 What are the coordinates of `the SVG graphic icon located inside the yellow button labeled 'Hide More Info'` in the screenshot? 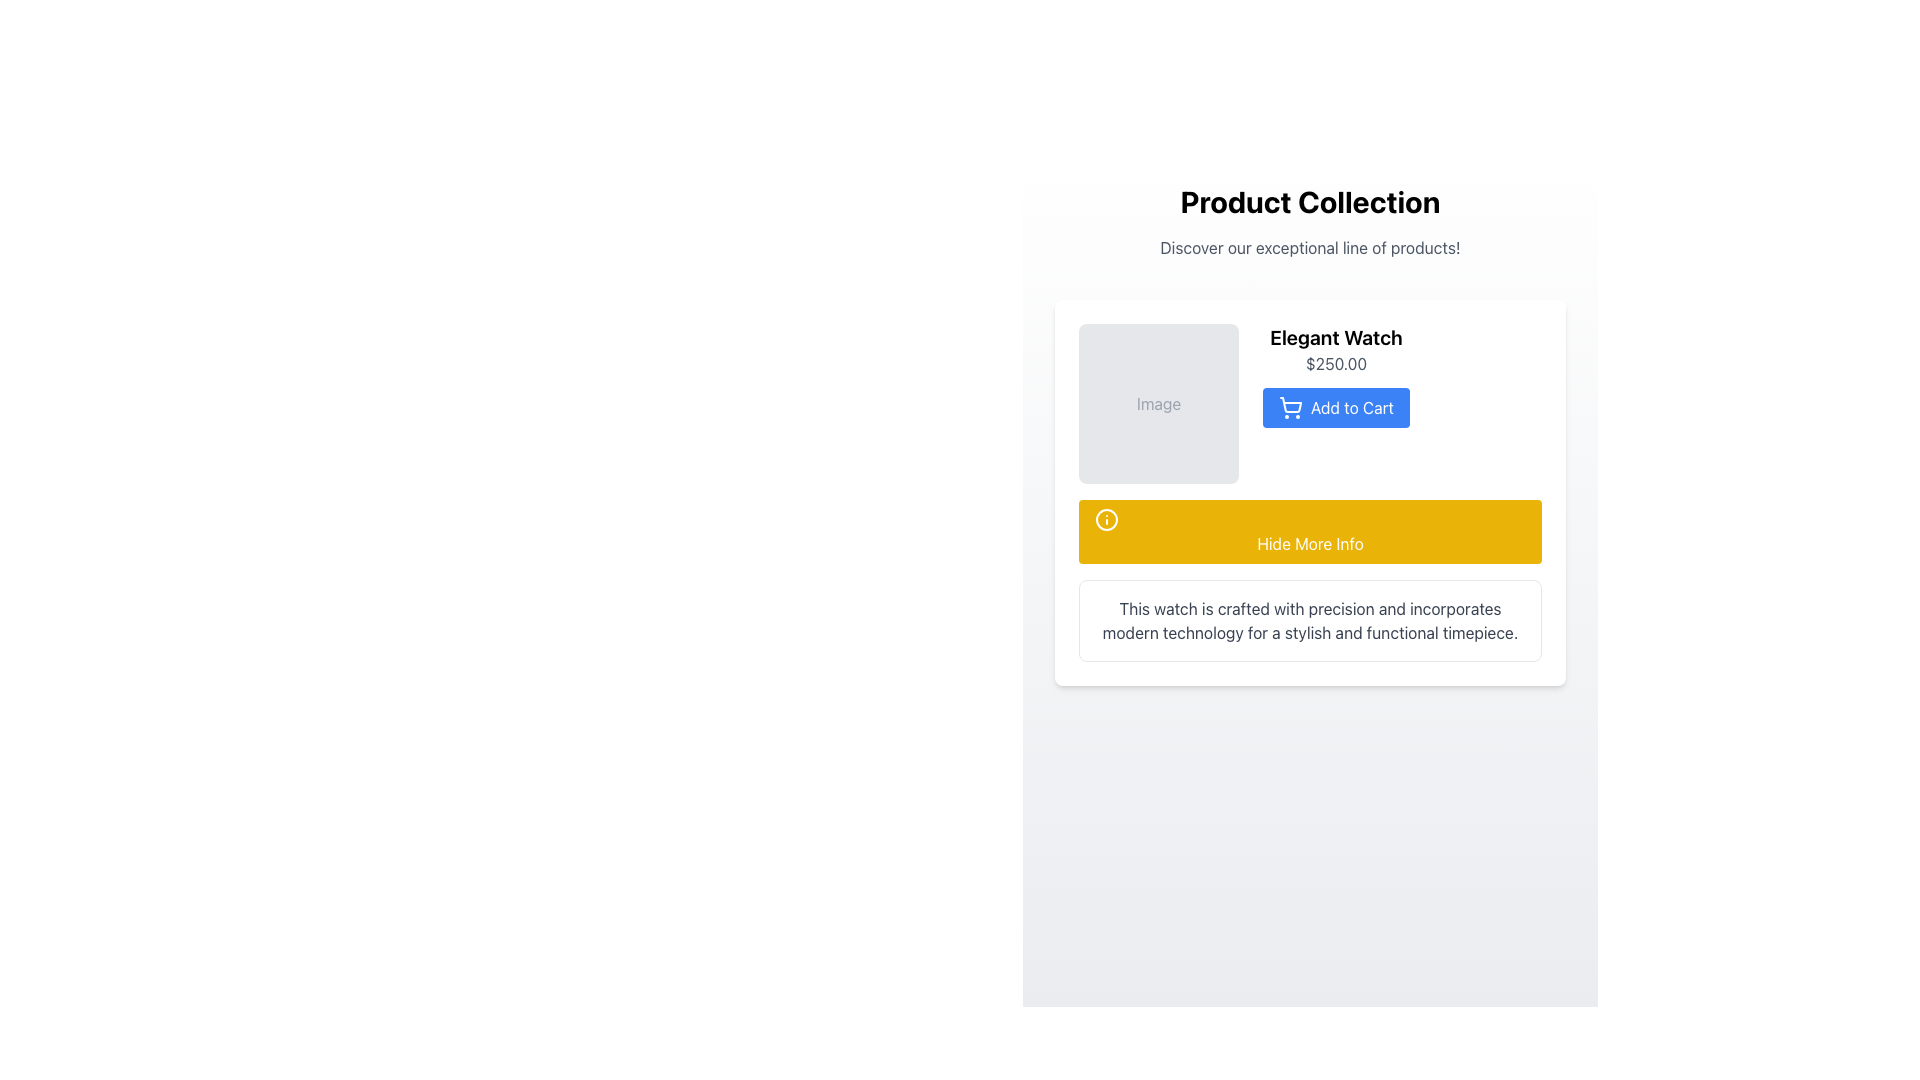 It's located at (1106, 519).